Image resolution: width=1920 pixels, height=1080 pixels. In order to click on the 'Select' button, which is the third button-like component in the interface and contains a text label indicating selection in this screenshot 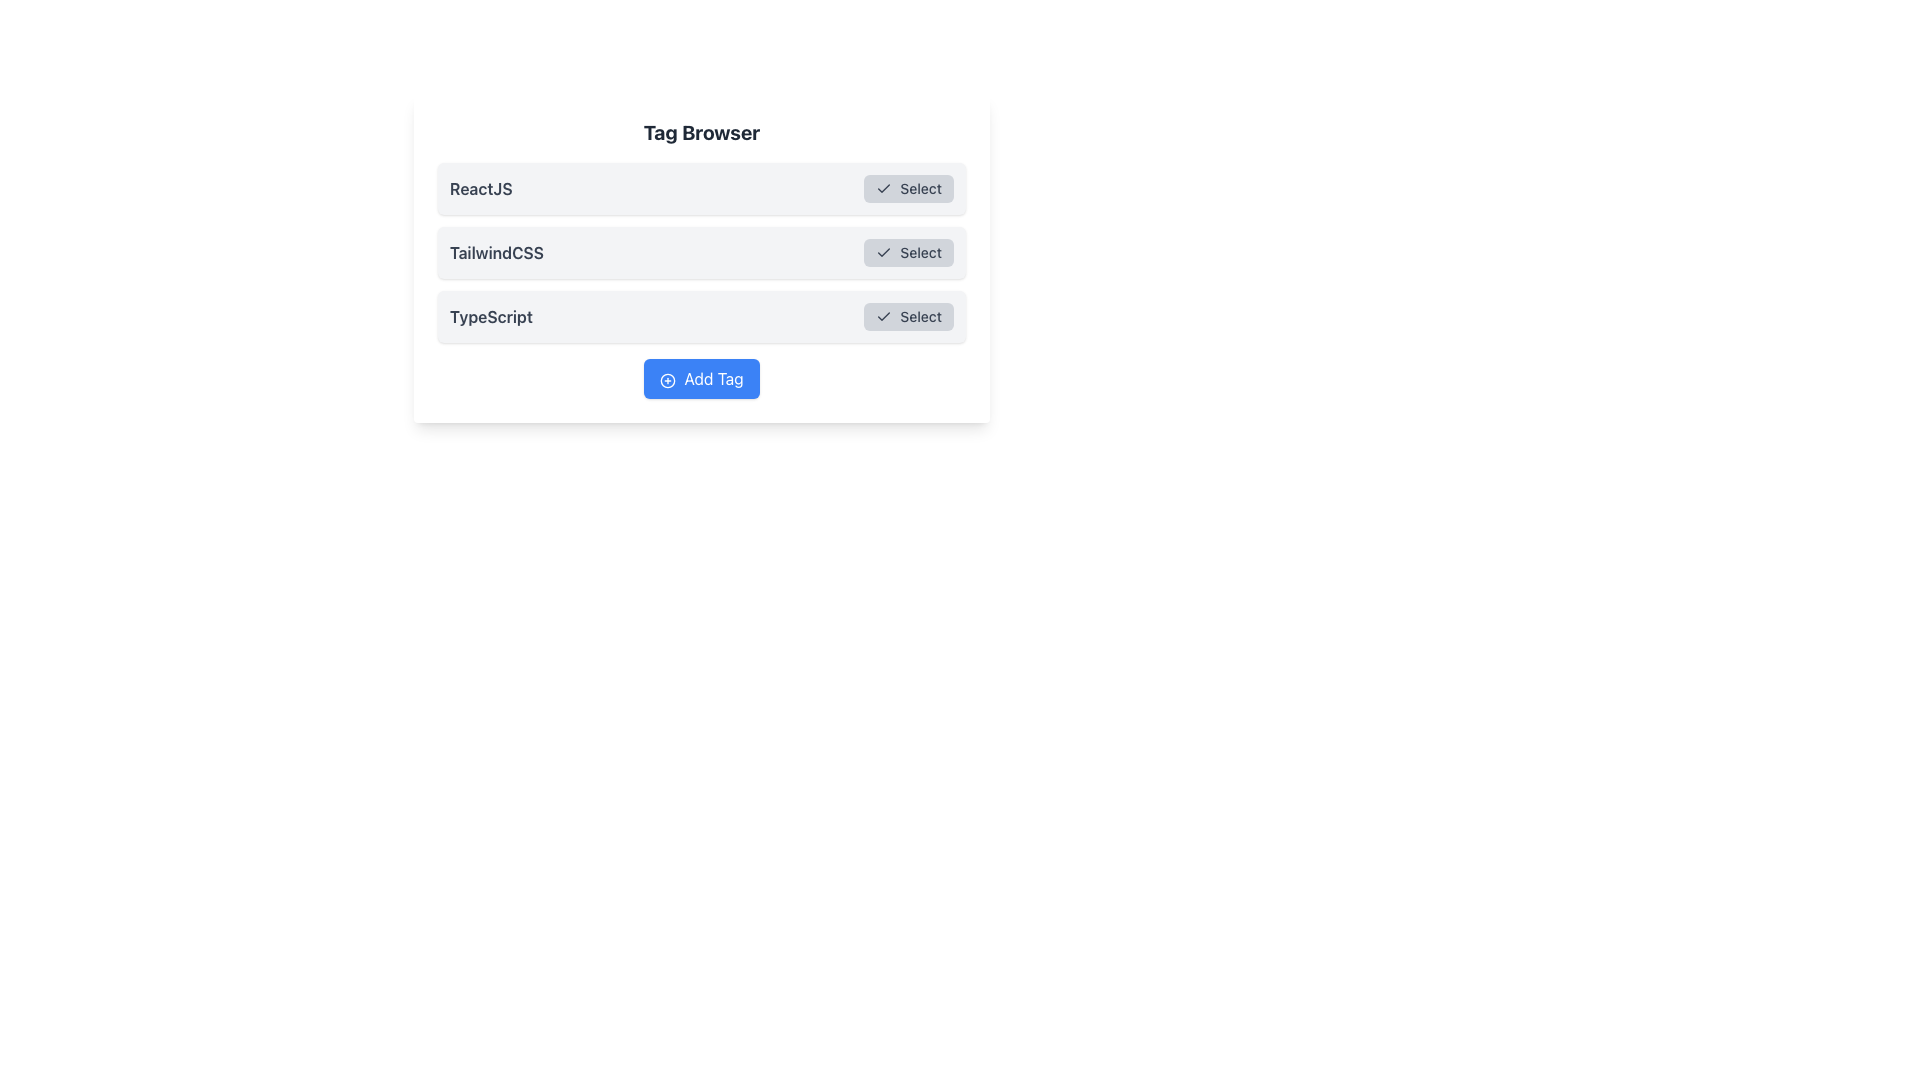, I will do `click(920, 315)`.